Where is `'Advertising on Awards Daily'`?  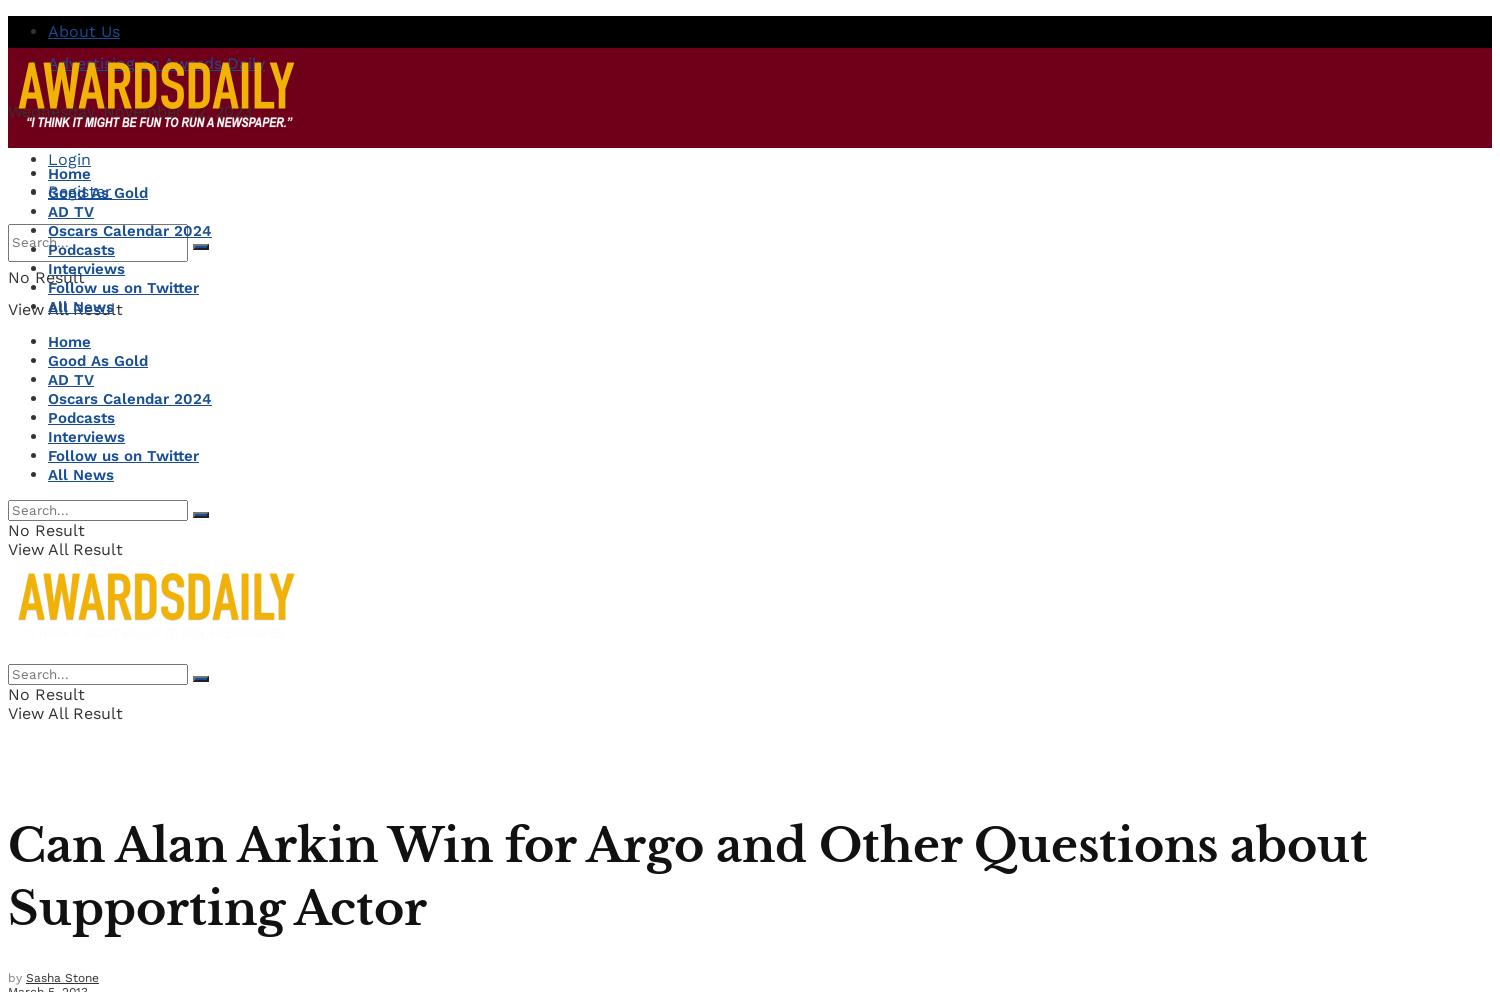
'Advertising on Awards Daily' is located at coordinates (156, 63).